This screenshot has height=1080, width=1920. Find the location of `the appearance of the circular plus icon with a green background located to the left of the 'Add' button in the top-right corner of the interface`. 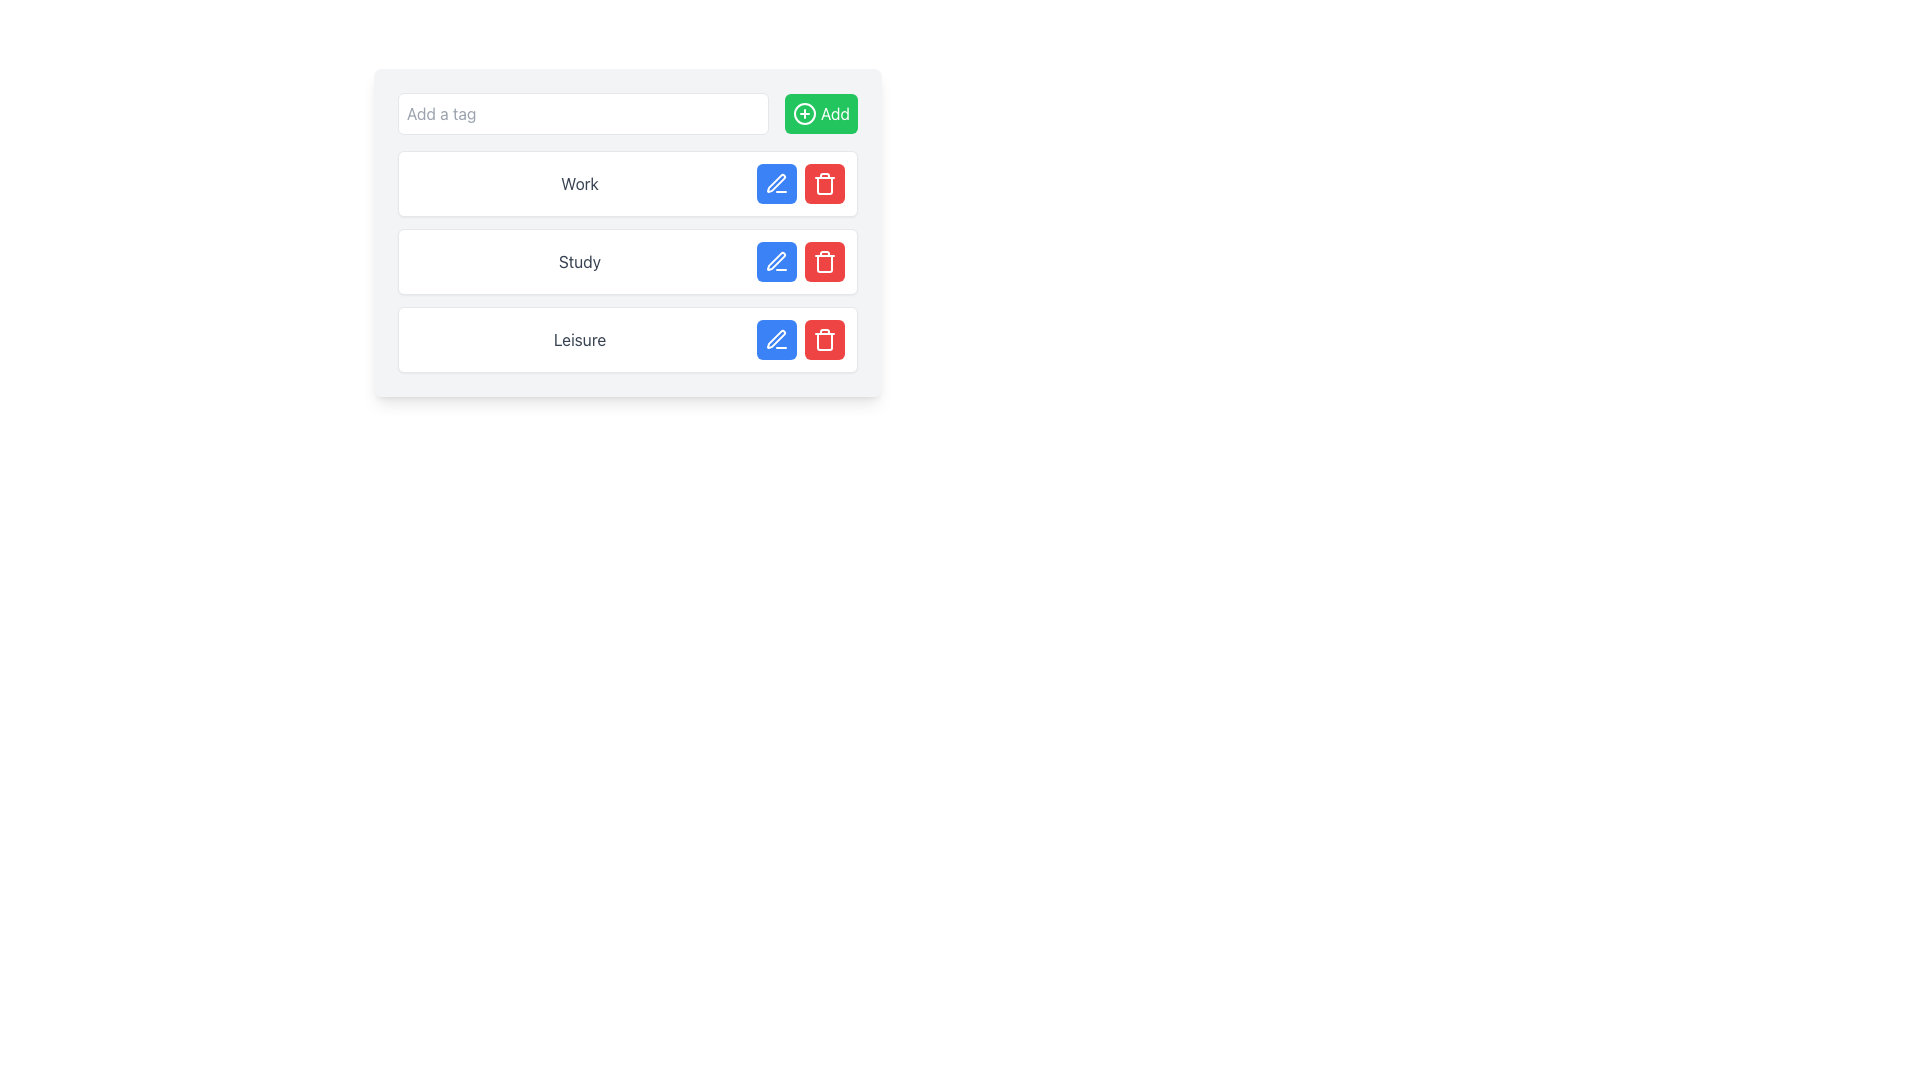

the appearance of the circular plus icon with a green background located to the left of the 'Add' button in the top-right corner of the interface is located at coordinates (805, 114).